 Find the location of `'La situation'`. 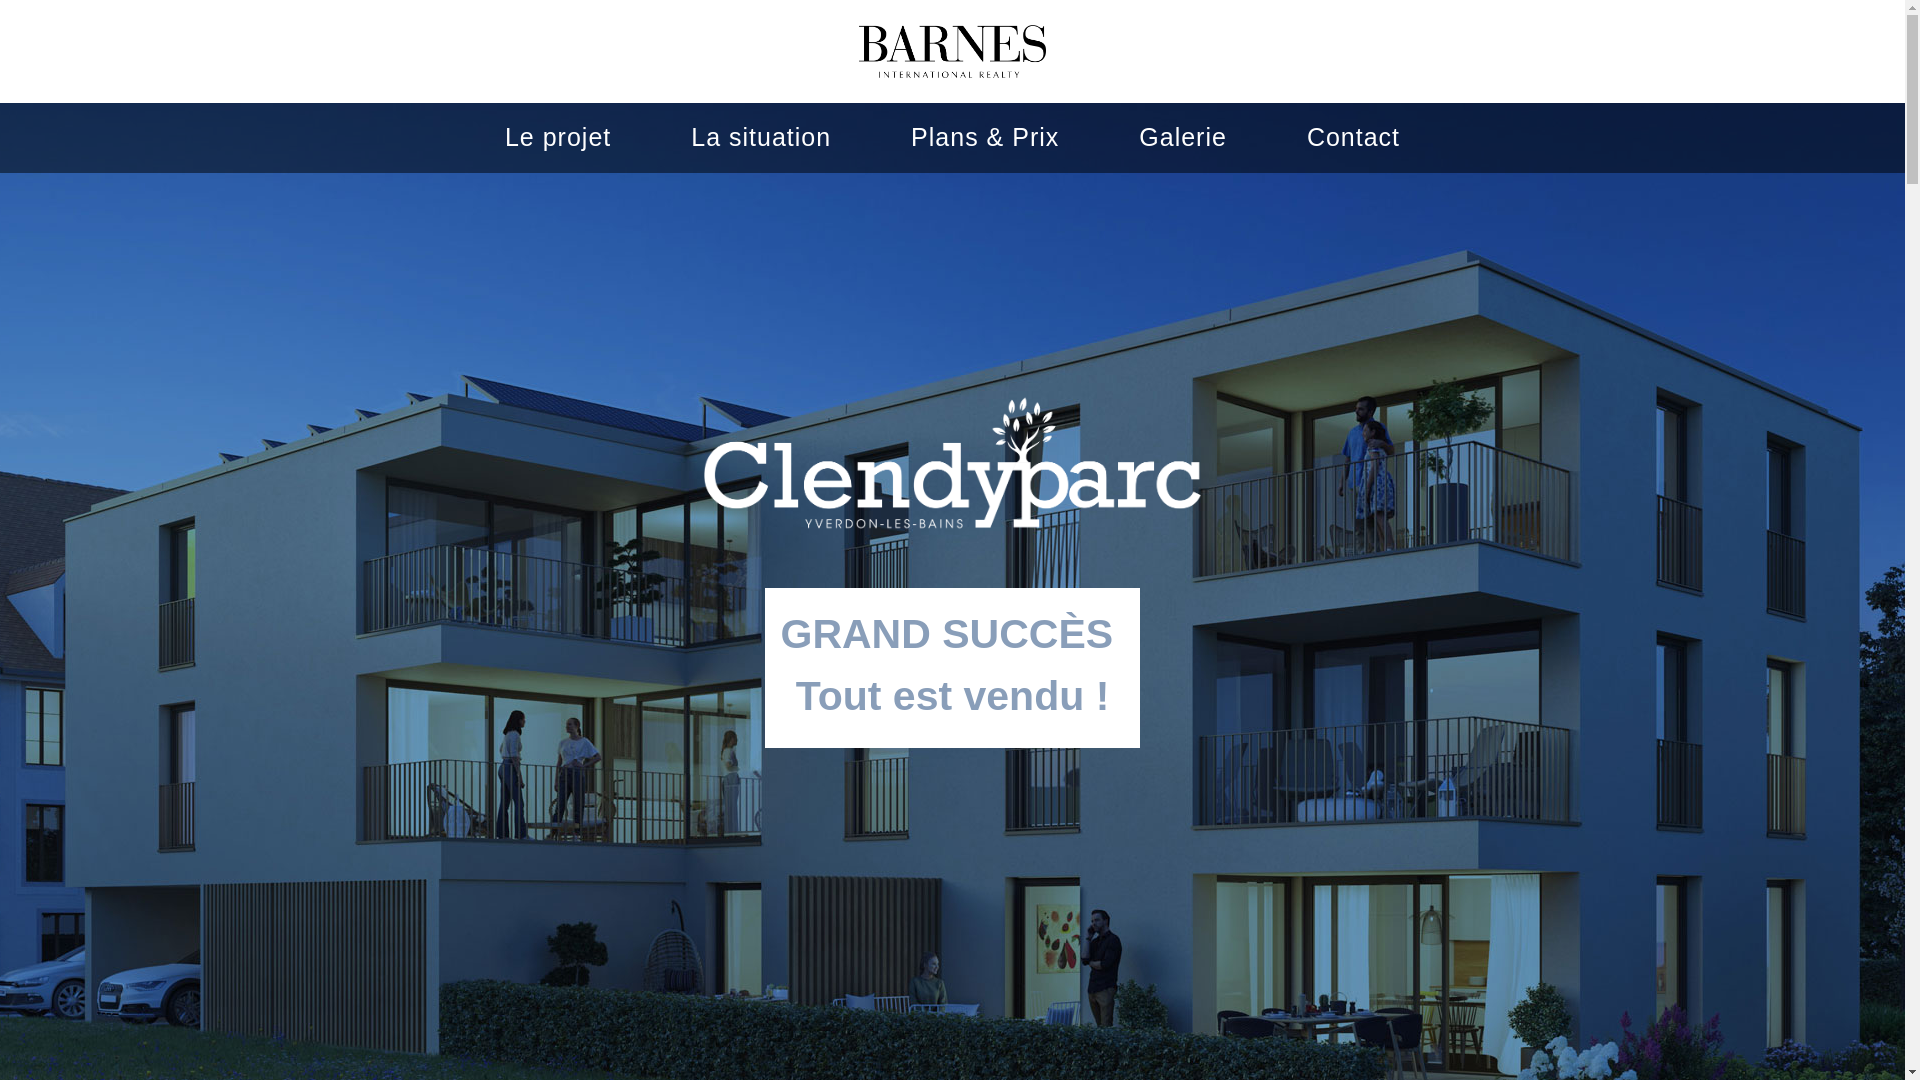

'La situation' is located at coordinates (691, 136).